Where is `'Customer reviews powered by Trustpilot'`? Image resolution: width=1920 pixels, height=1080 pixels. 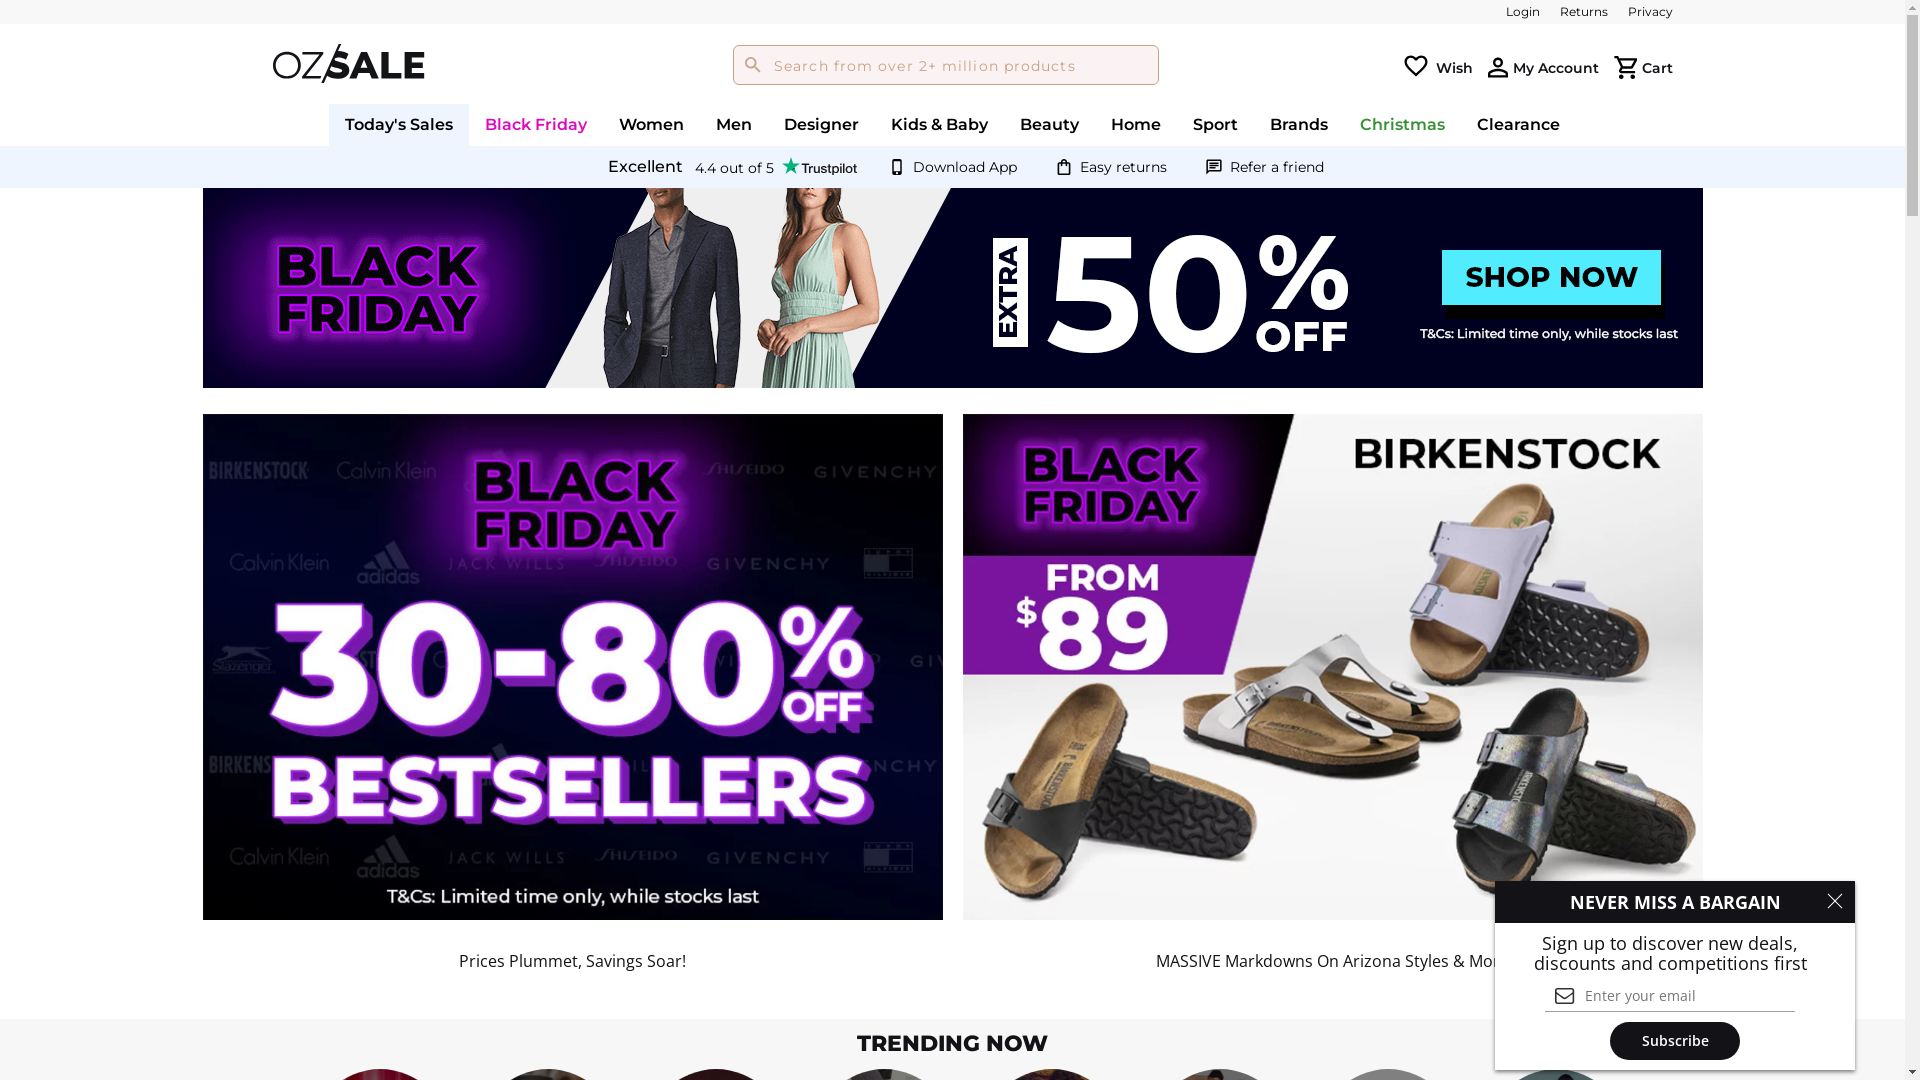 'Customer reviews powered by Trustpilot' is located at coordinates (730, 165).